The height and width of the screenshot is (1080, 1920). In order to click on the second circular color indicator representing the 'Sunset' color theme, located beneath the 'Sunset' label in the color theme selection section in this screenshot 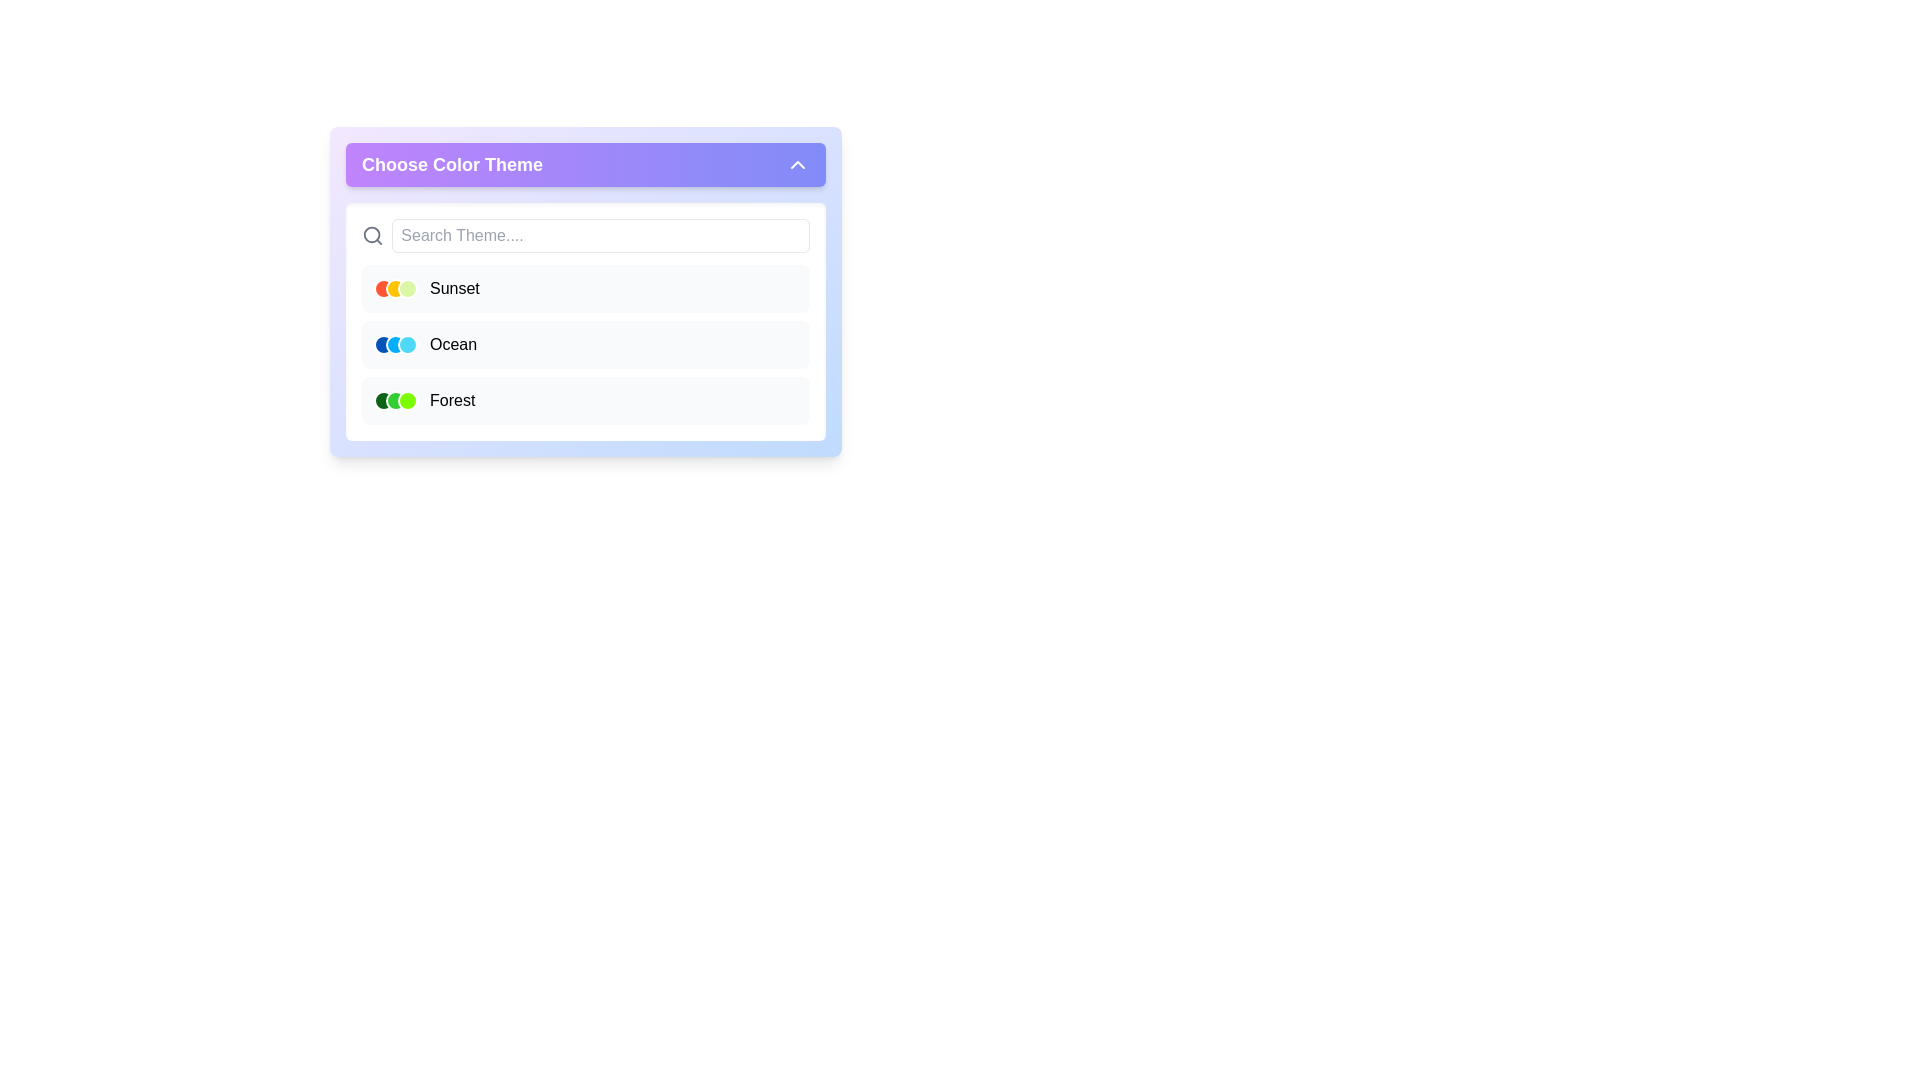, I will do `click(395, 289)`.